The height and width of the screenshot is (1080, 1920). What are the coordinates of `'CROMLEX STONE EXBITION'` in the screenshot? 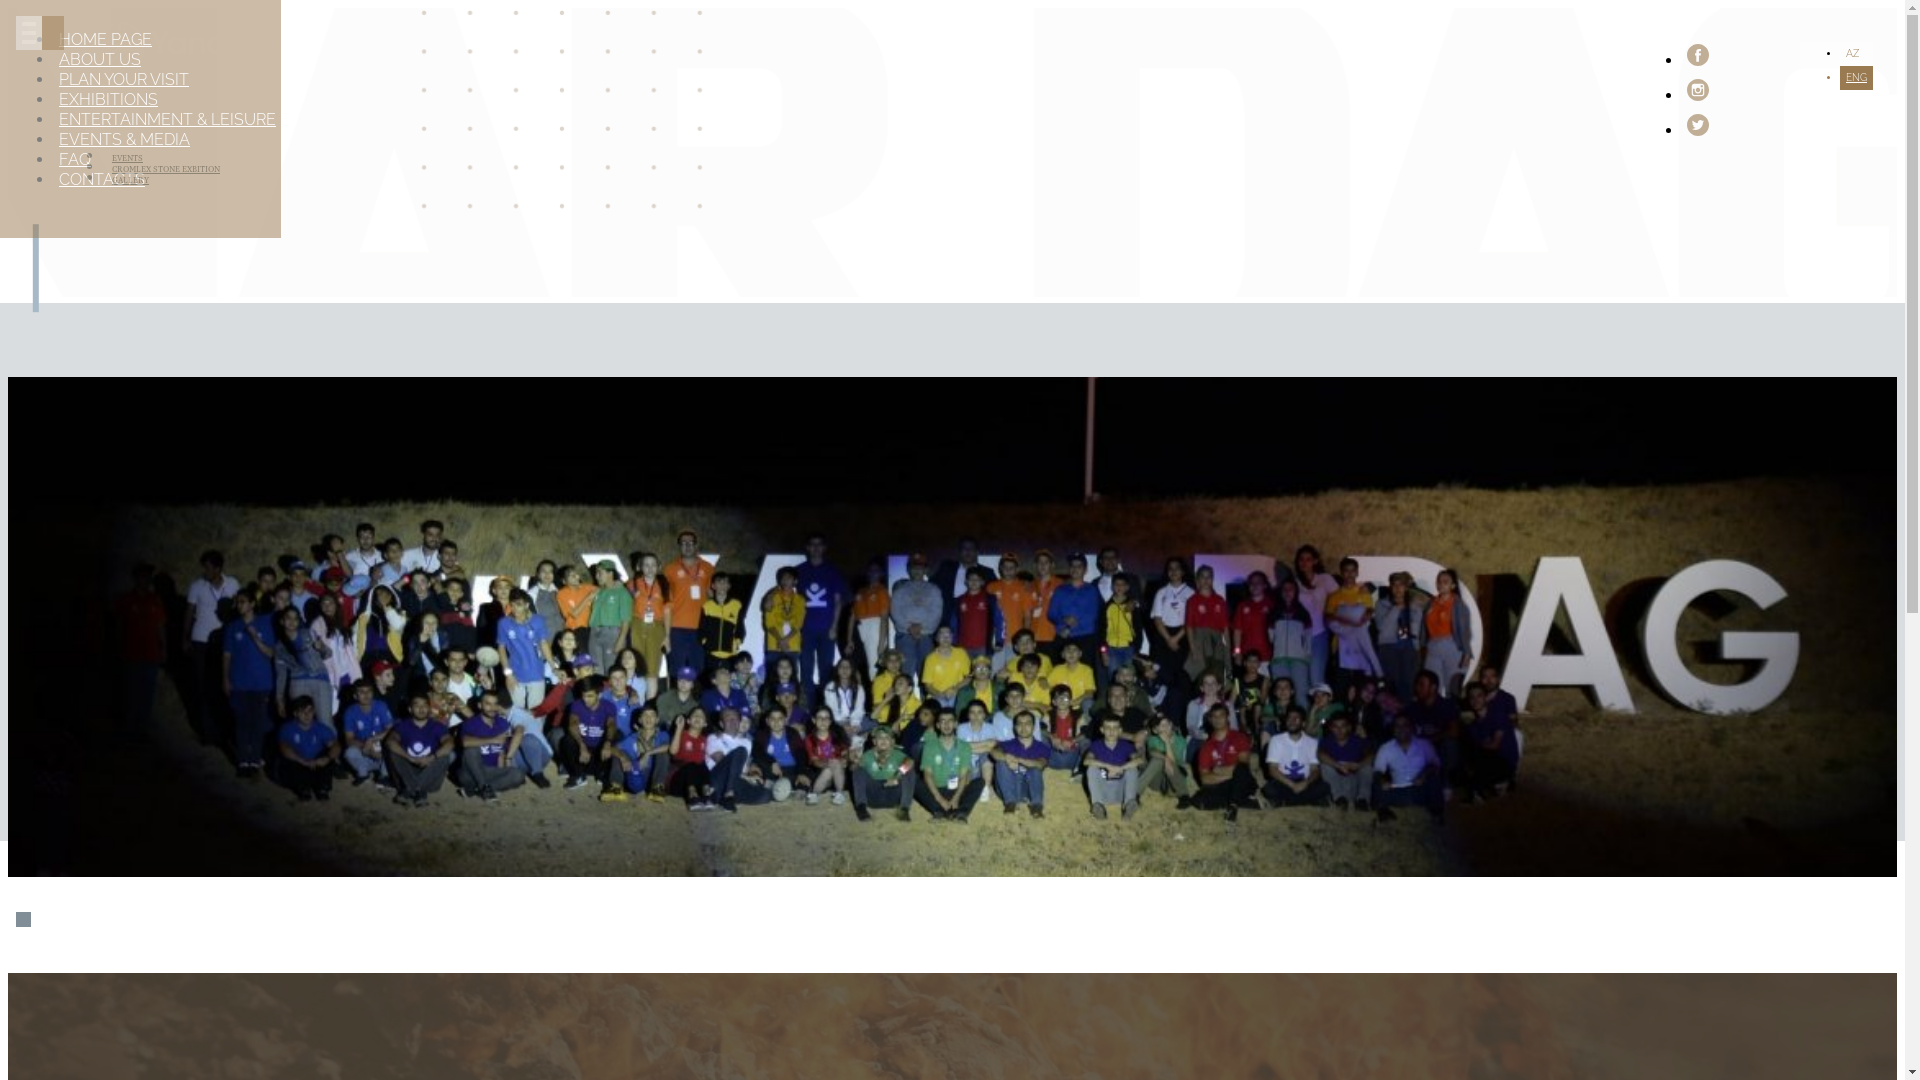 It's located at (166, 168).